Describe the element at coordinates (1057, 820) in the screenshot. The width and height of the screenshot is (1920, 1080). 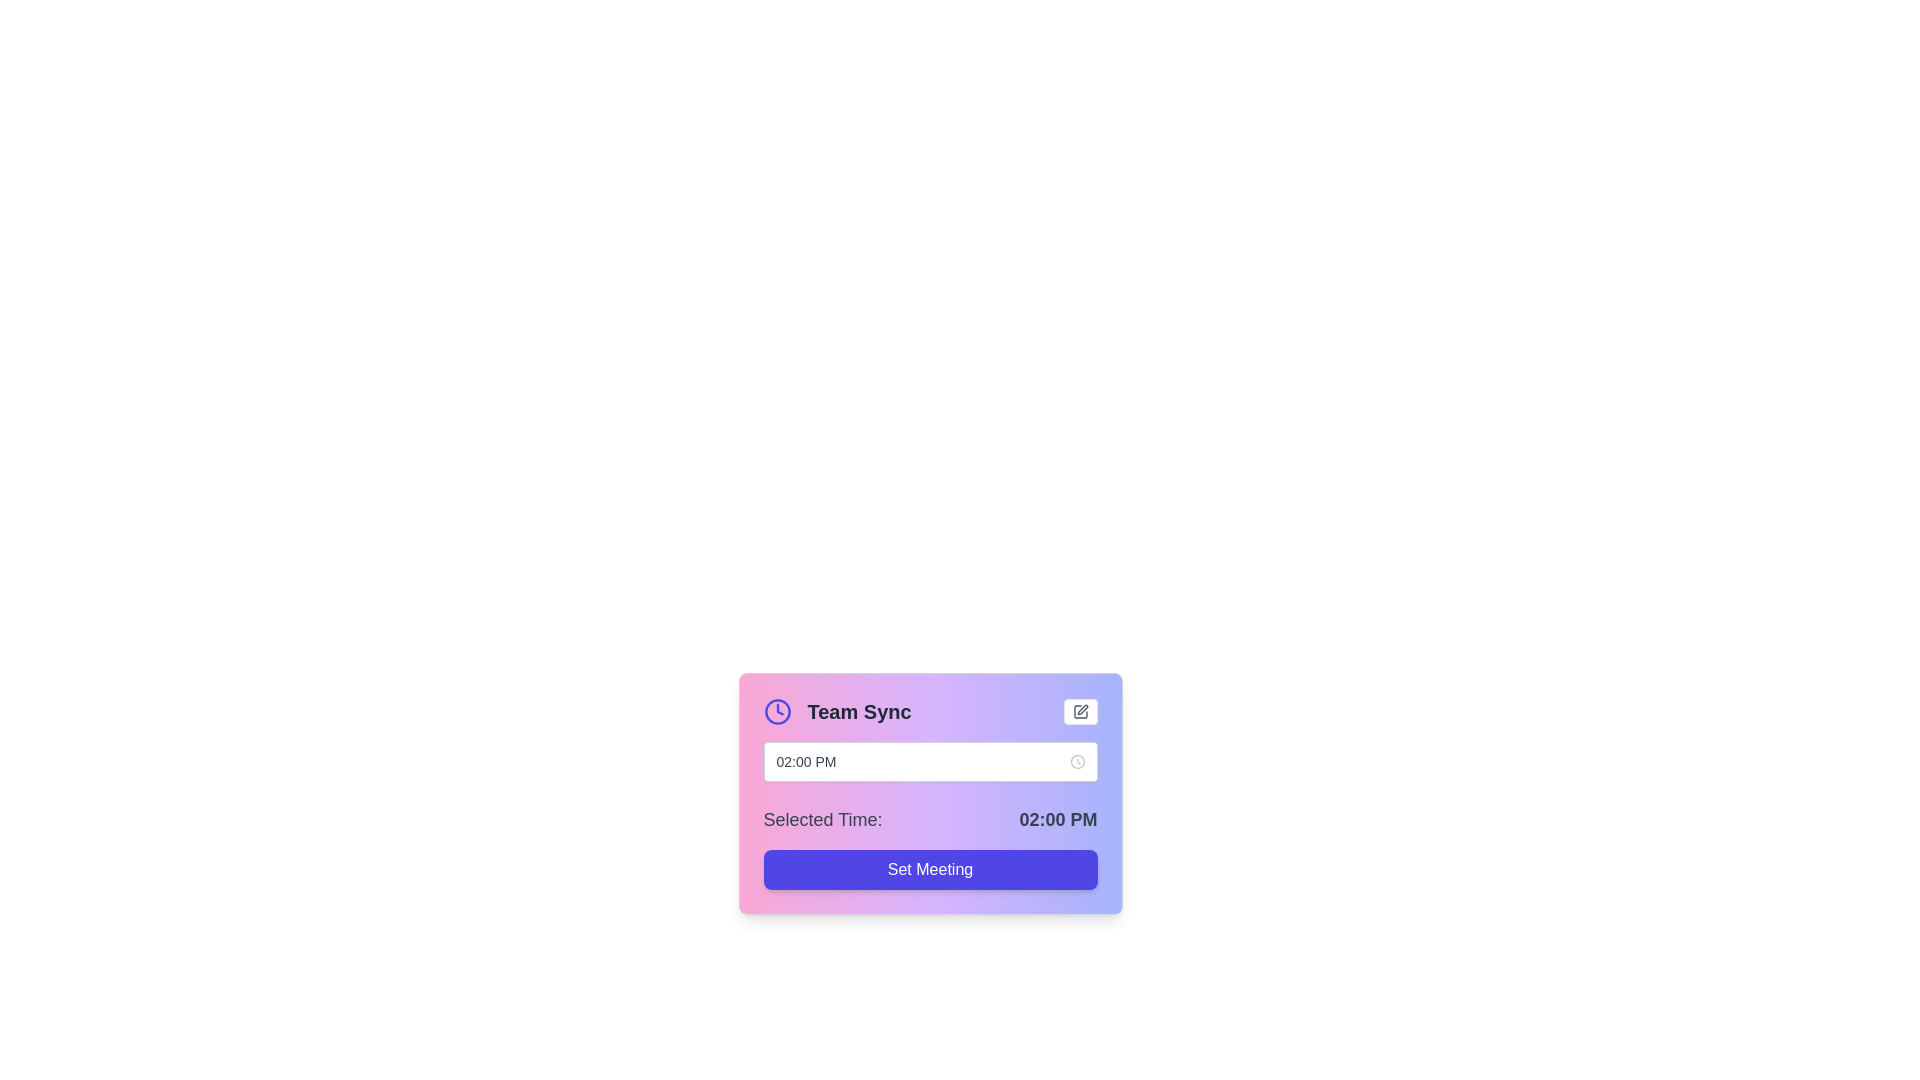
I see `the text label displaying '02:00 PM' which has a bold font style and is aligned to the right of the 'Selected Time:' label` at that location.